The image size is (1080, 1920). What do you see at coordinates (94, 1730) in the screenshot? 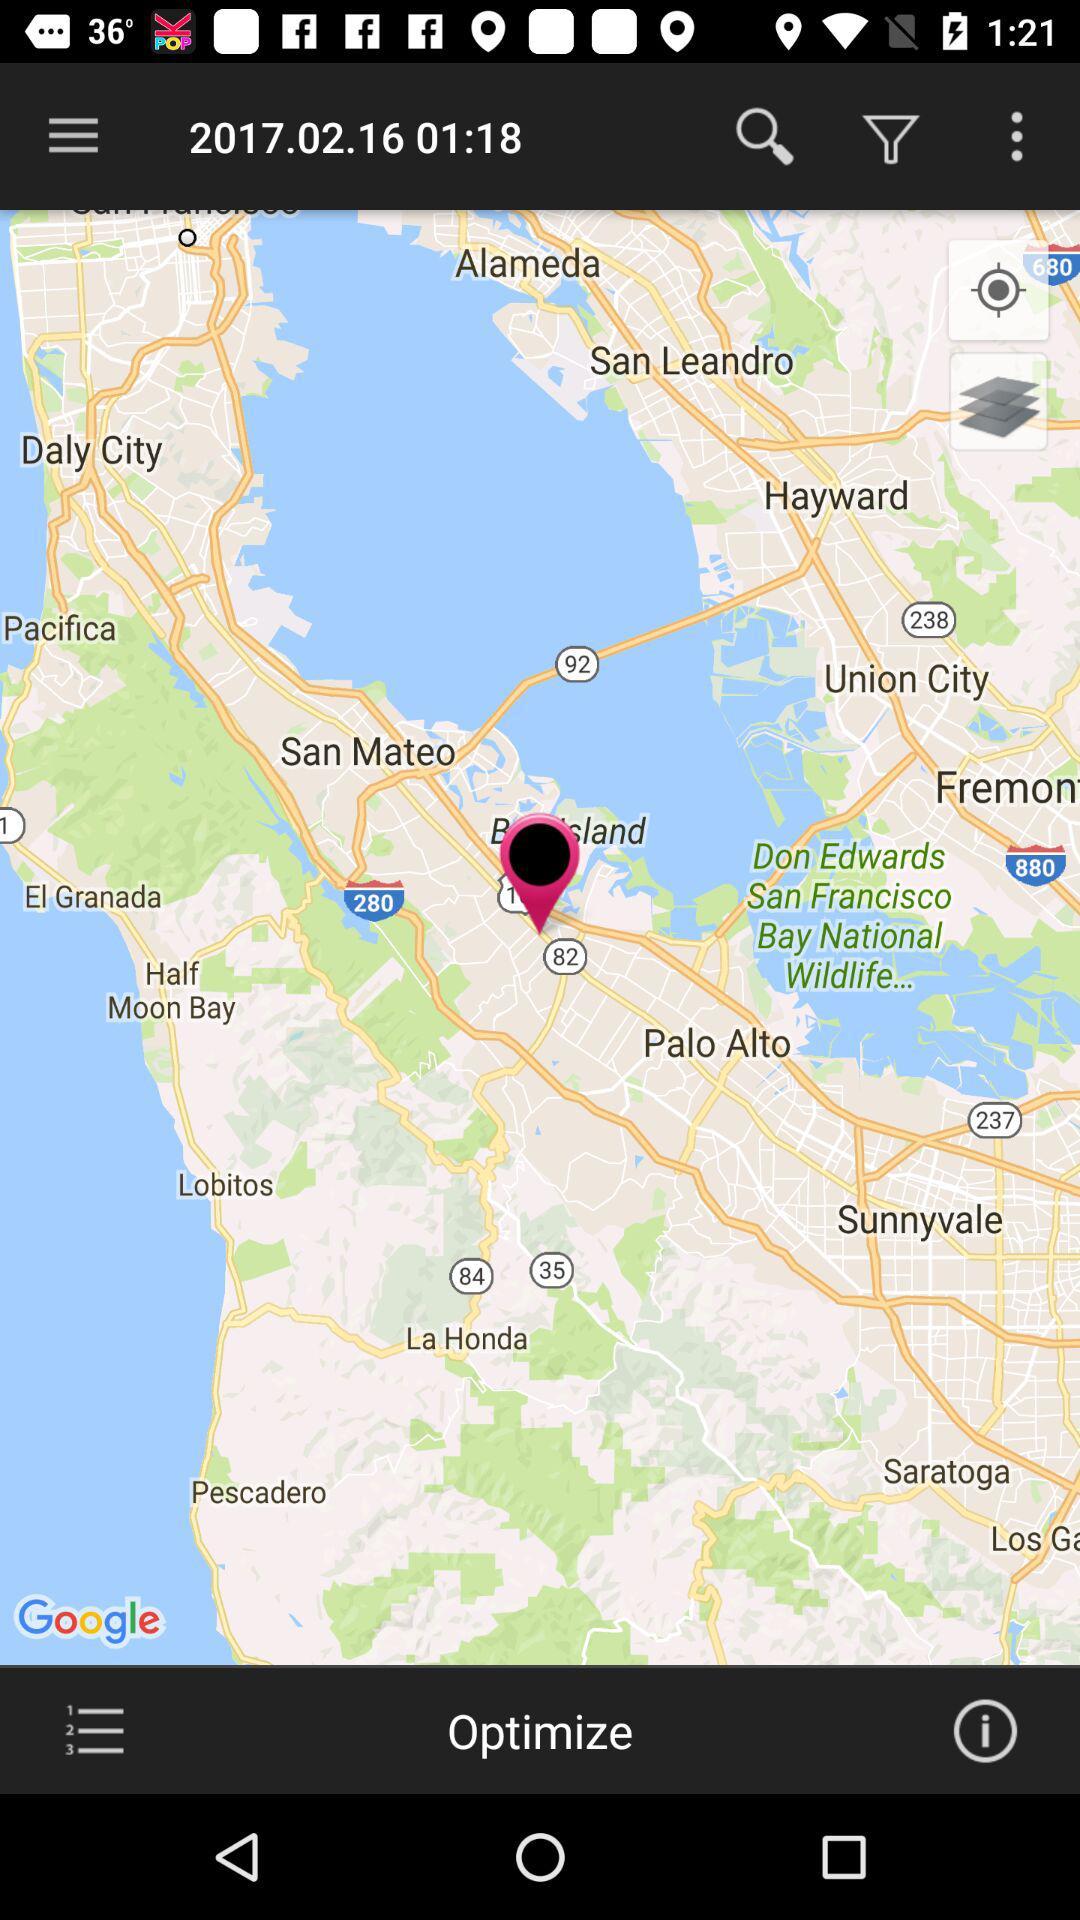
I see `categories` at bounding box center [94, 1730].